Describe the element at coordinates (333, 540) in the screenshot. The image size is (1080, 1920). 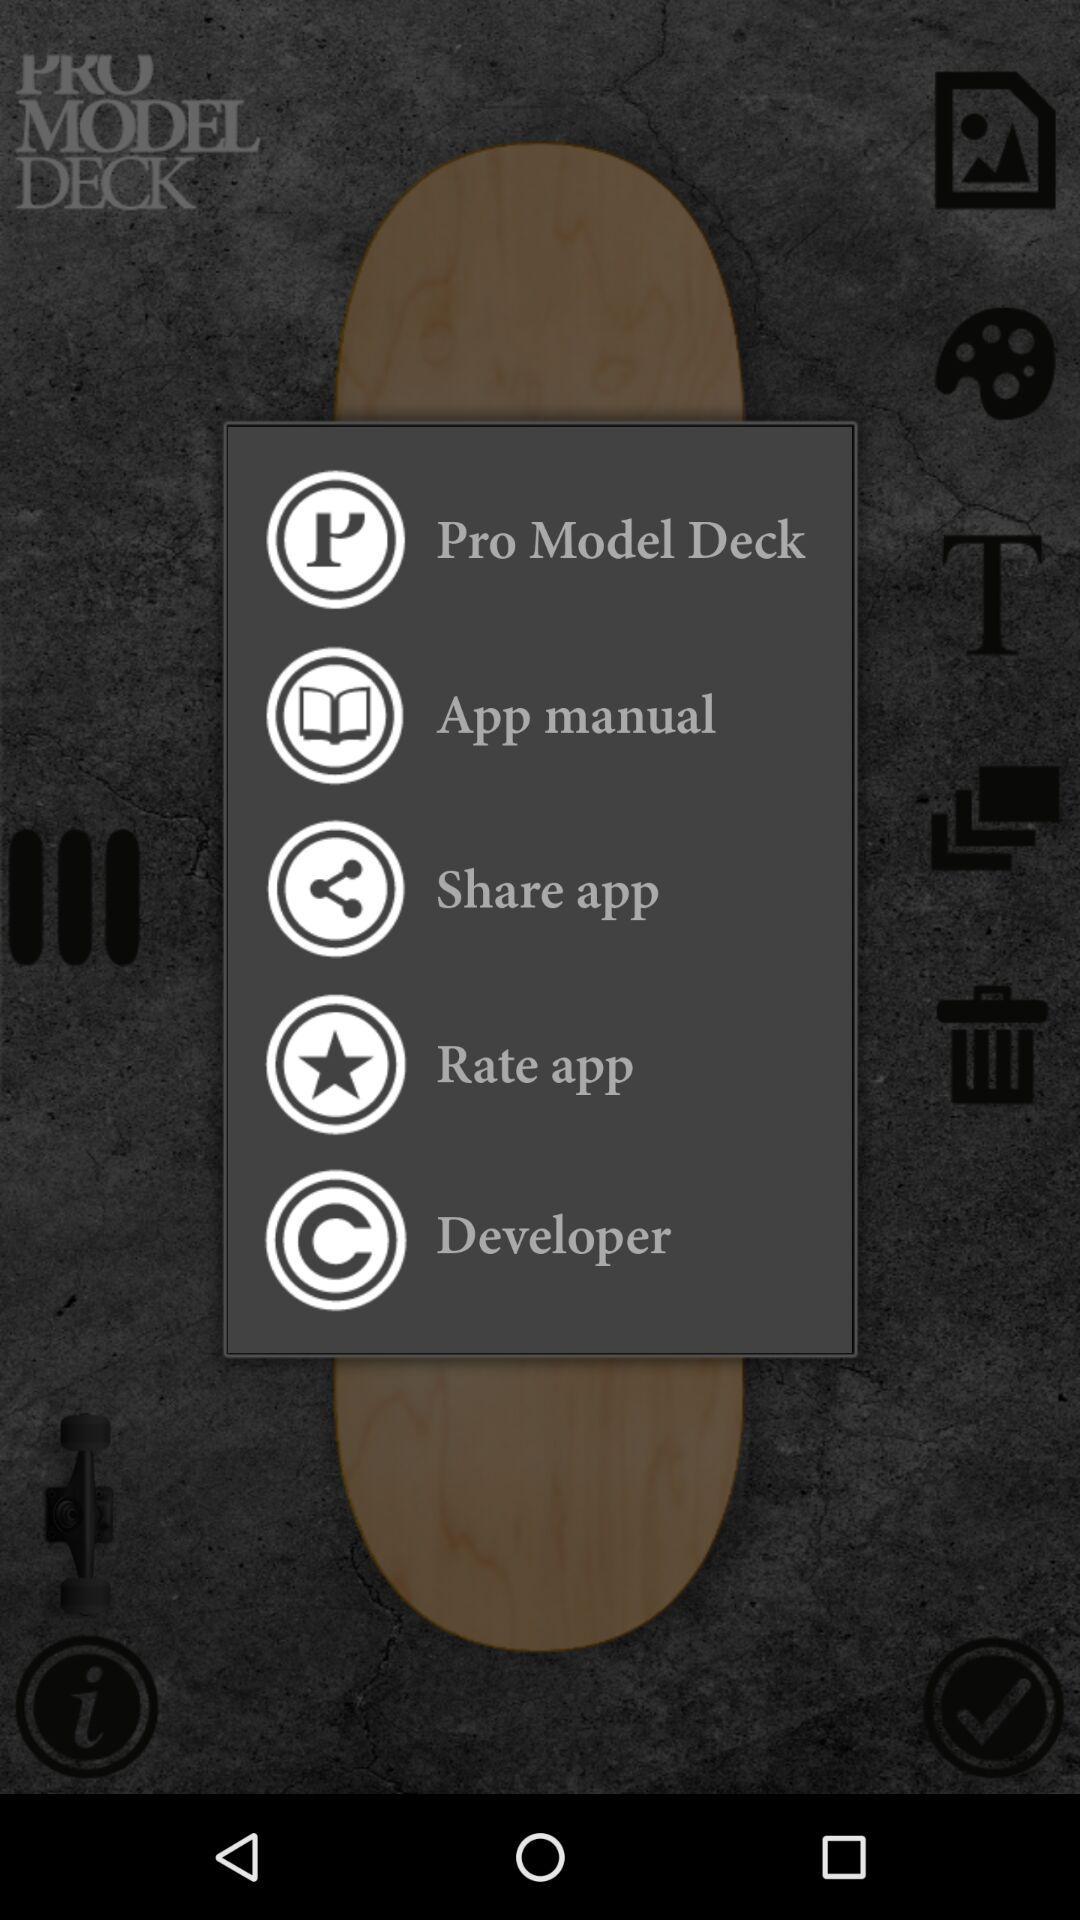
I see `the app to the left of the pro model deck app` at that location.